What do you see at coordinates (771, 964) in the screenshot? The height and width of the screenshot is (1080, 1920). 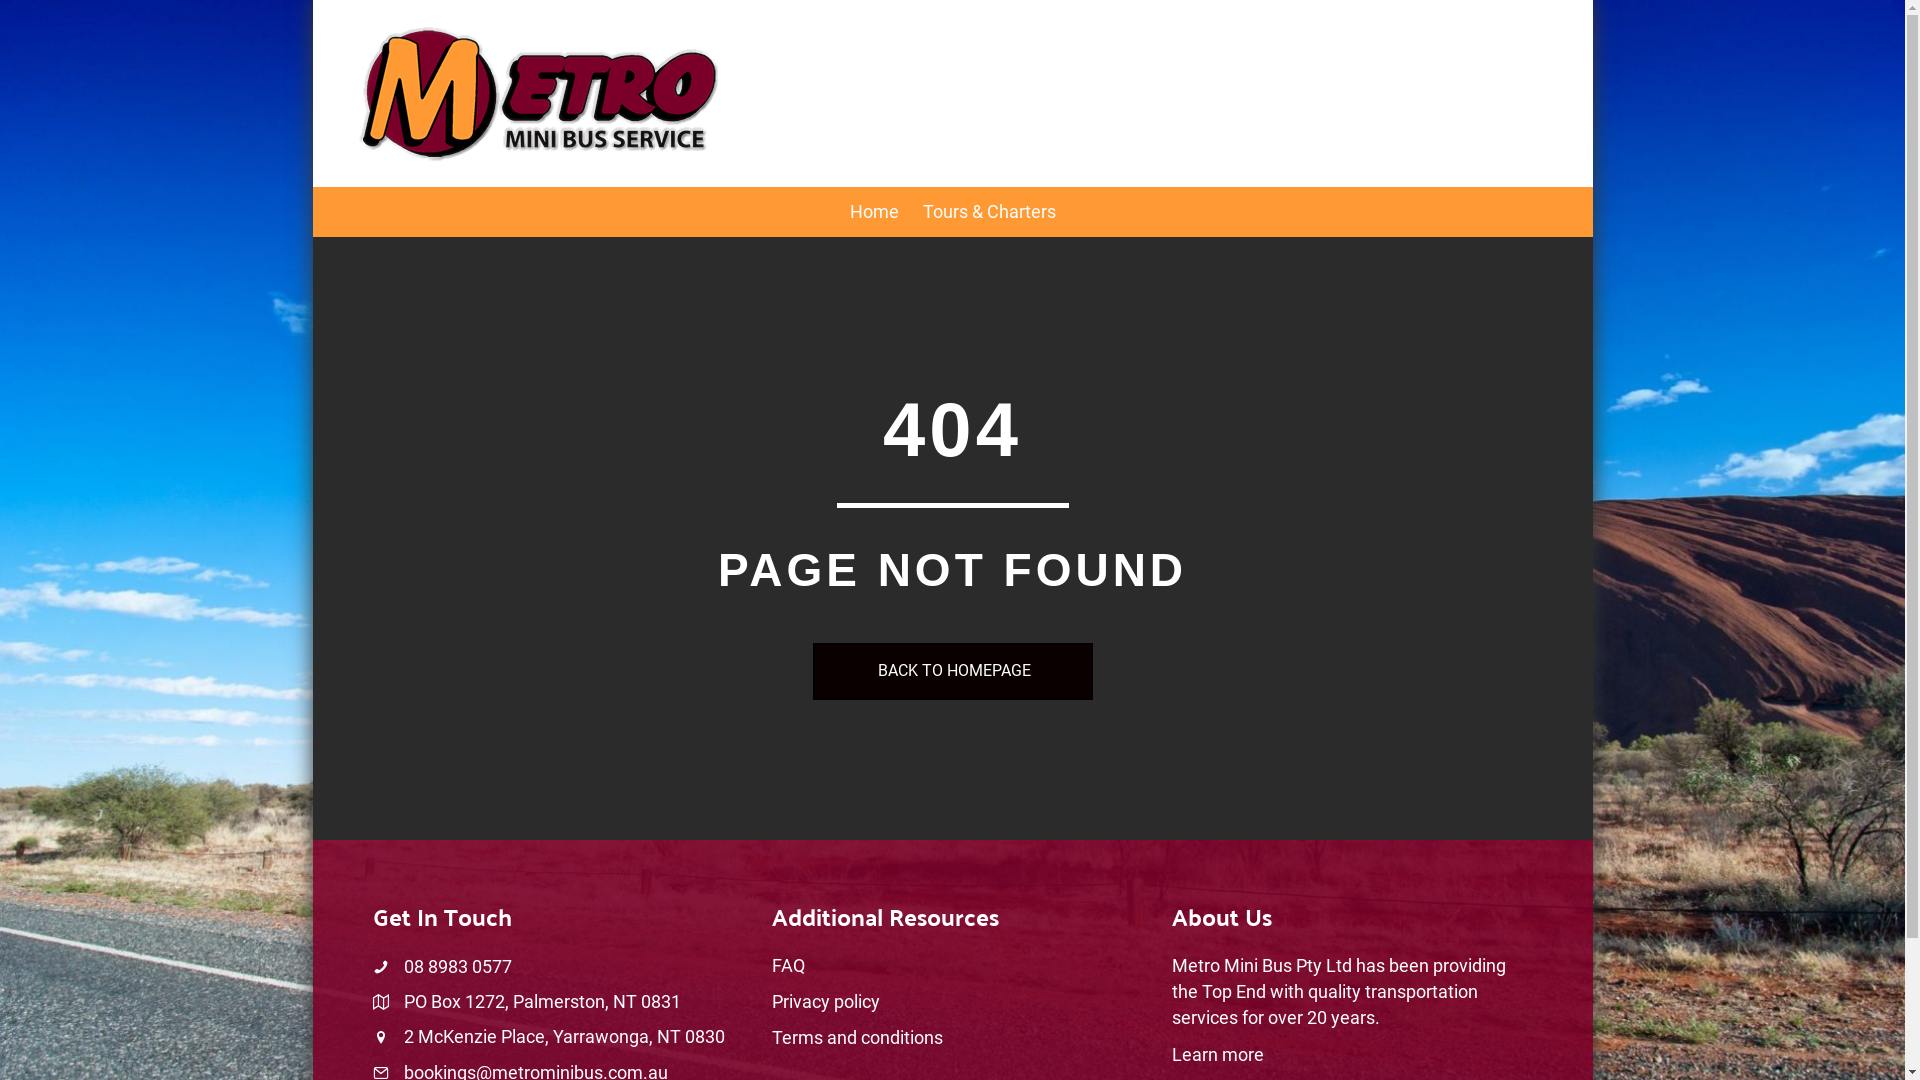 I see `'FAQ'` at bounding box center [771, 964].